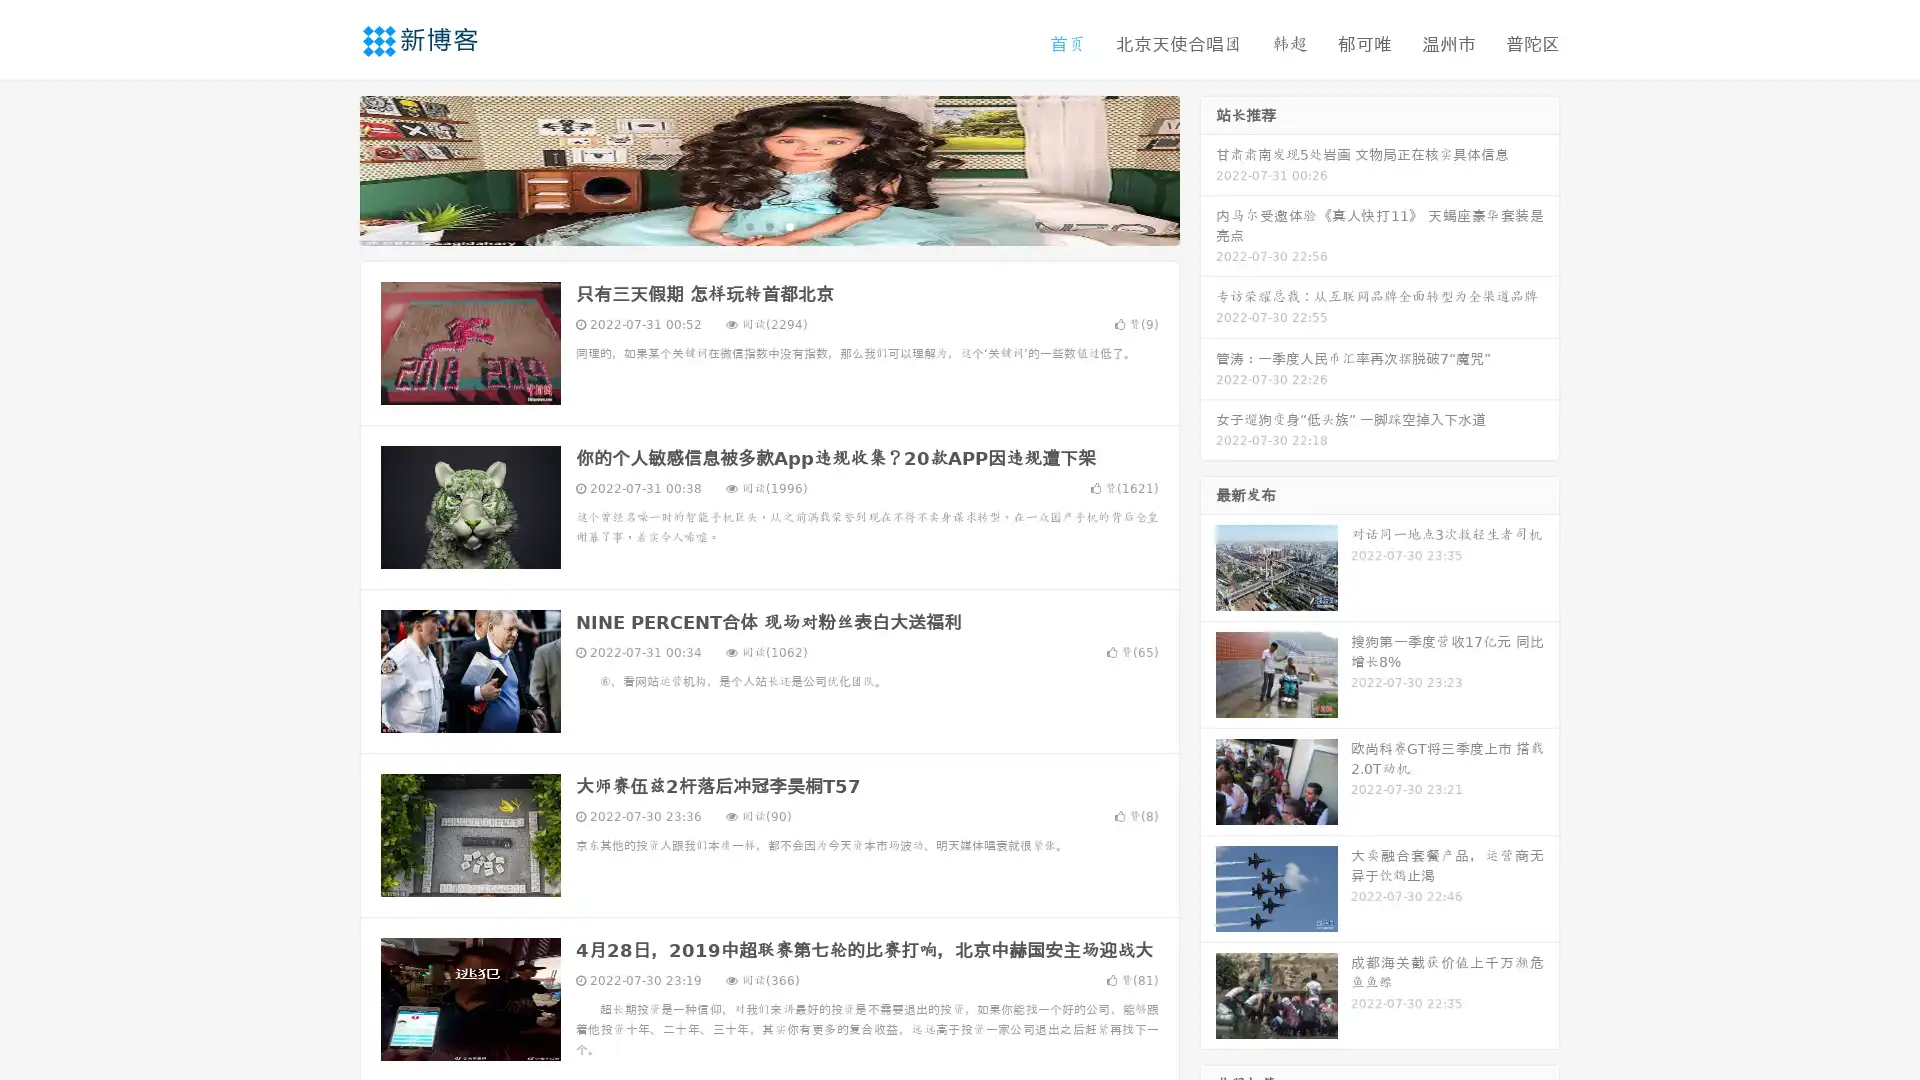  Describe the element at coordinates (1208, 168) in the screenshot. I see `Next slide` at that location.